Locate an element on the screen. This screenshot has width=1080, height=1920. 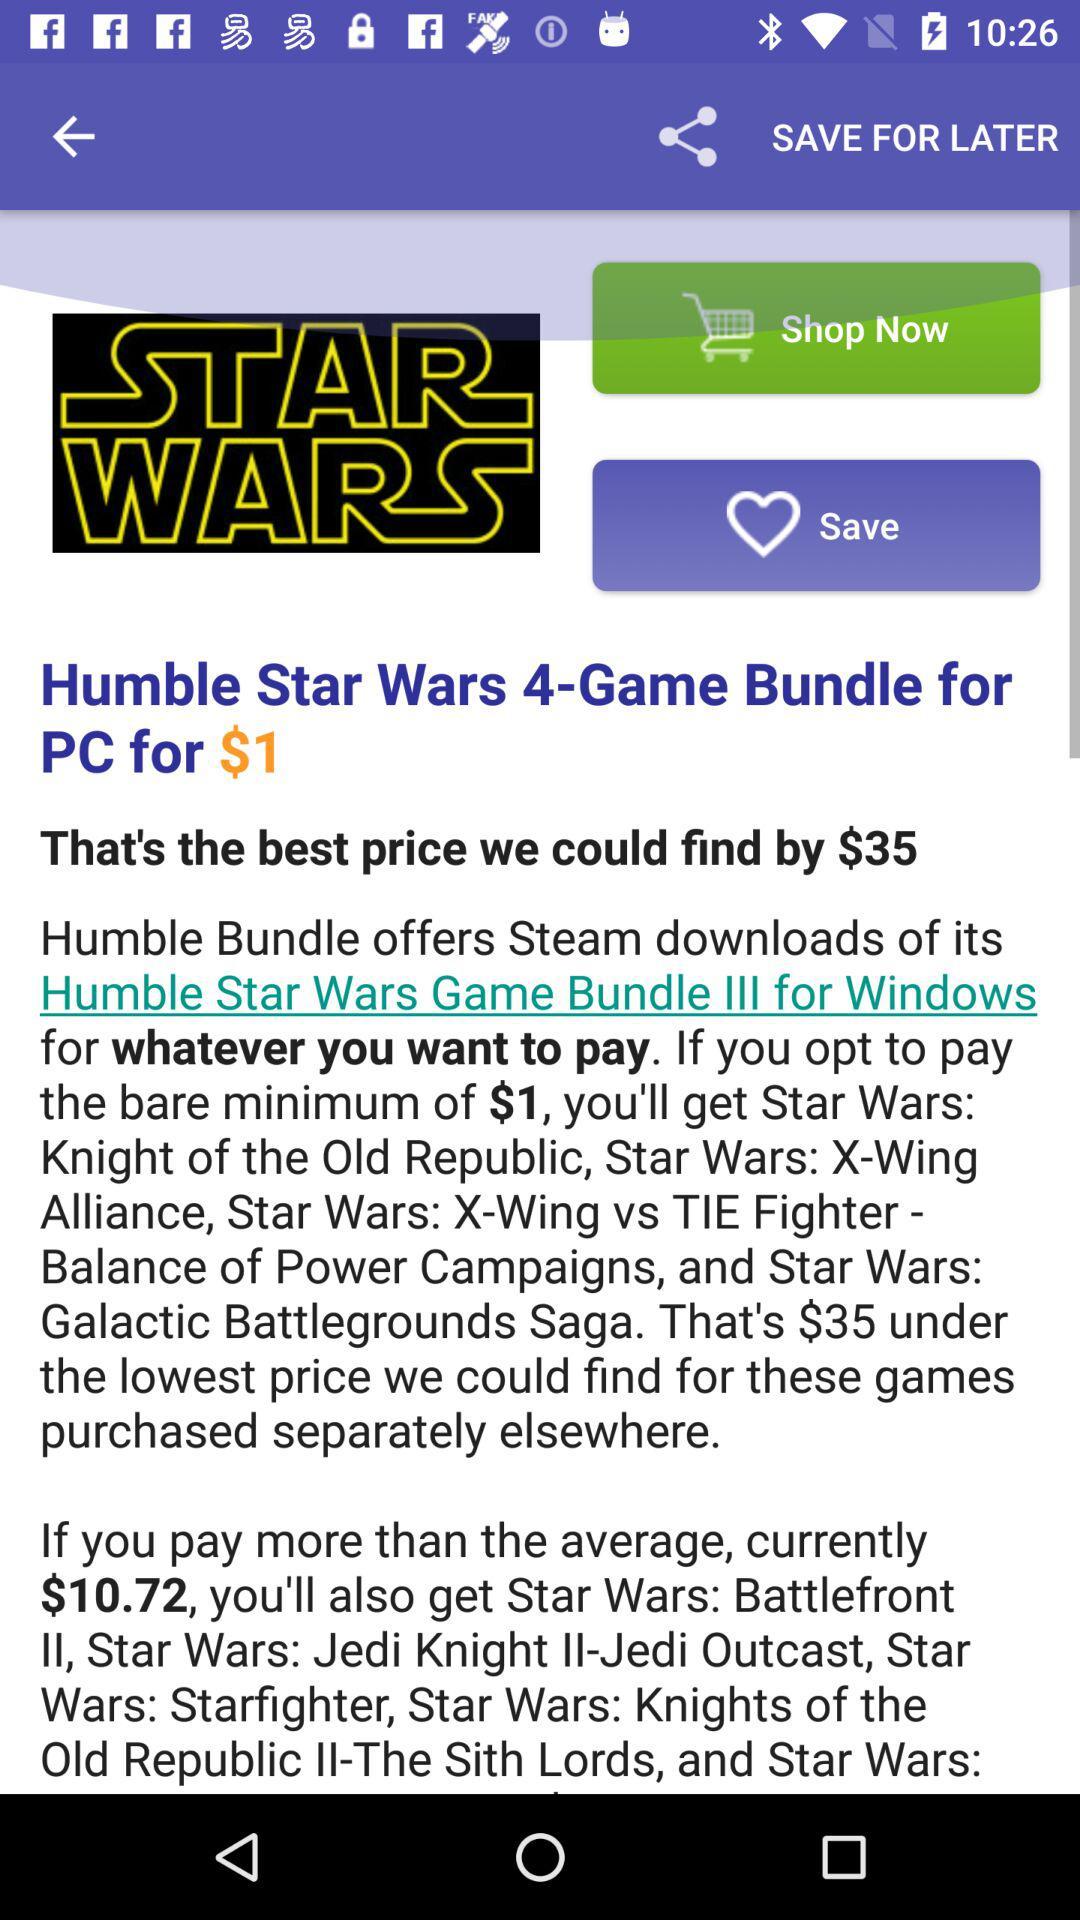
the icon above the humble bundle offers is located at coordinates (478, 846).